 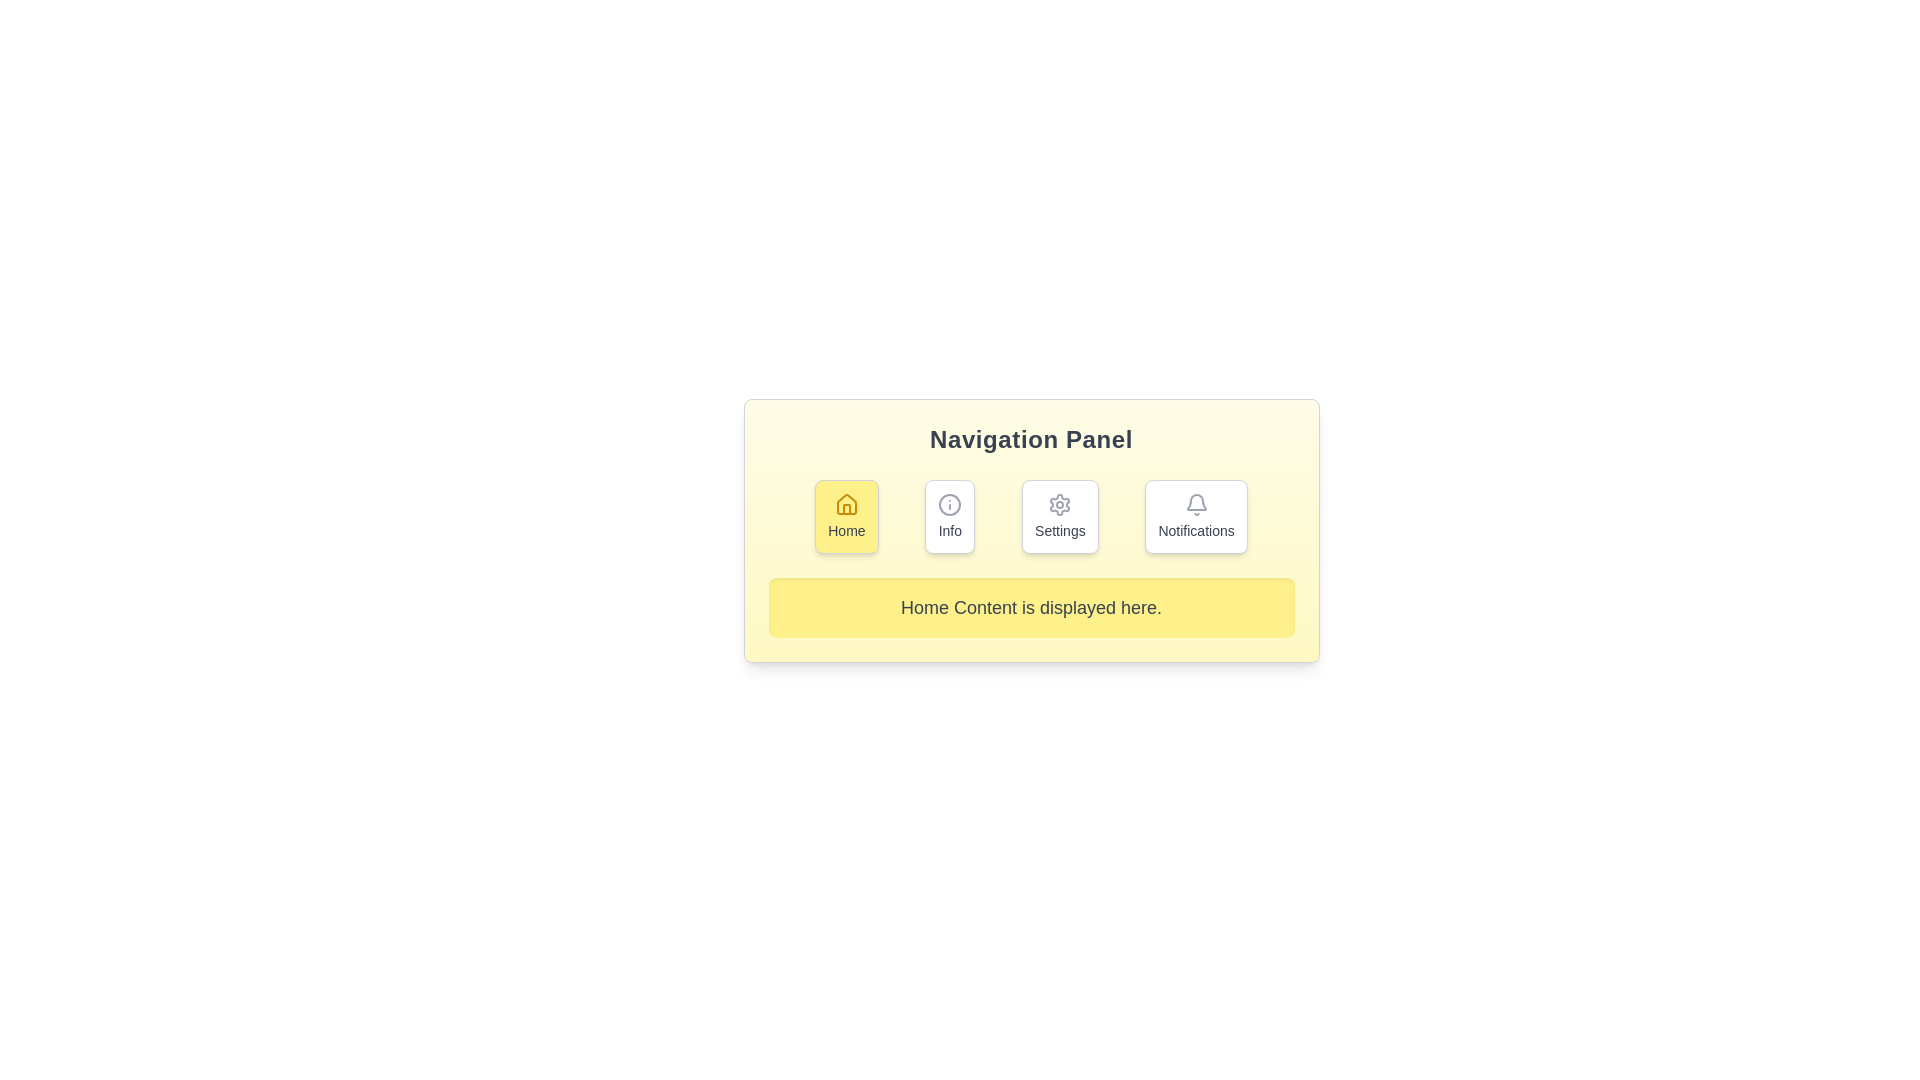 I want to click on the second button from the left in the navigation panel to trigger visual feedback, so click(x=949, y=515).